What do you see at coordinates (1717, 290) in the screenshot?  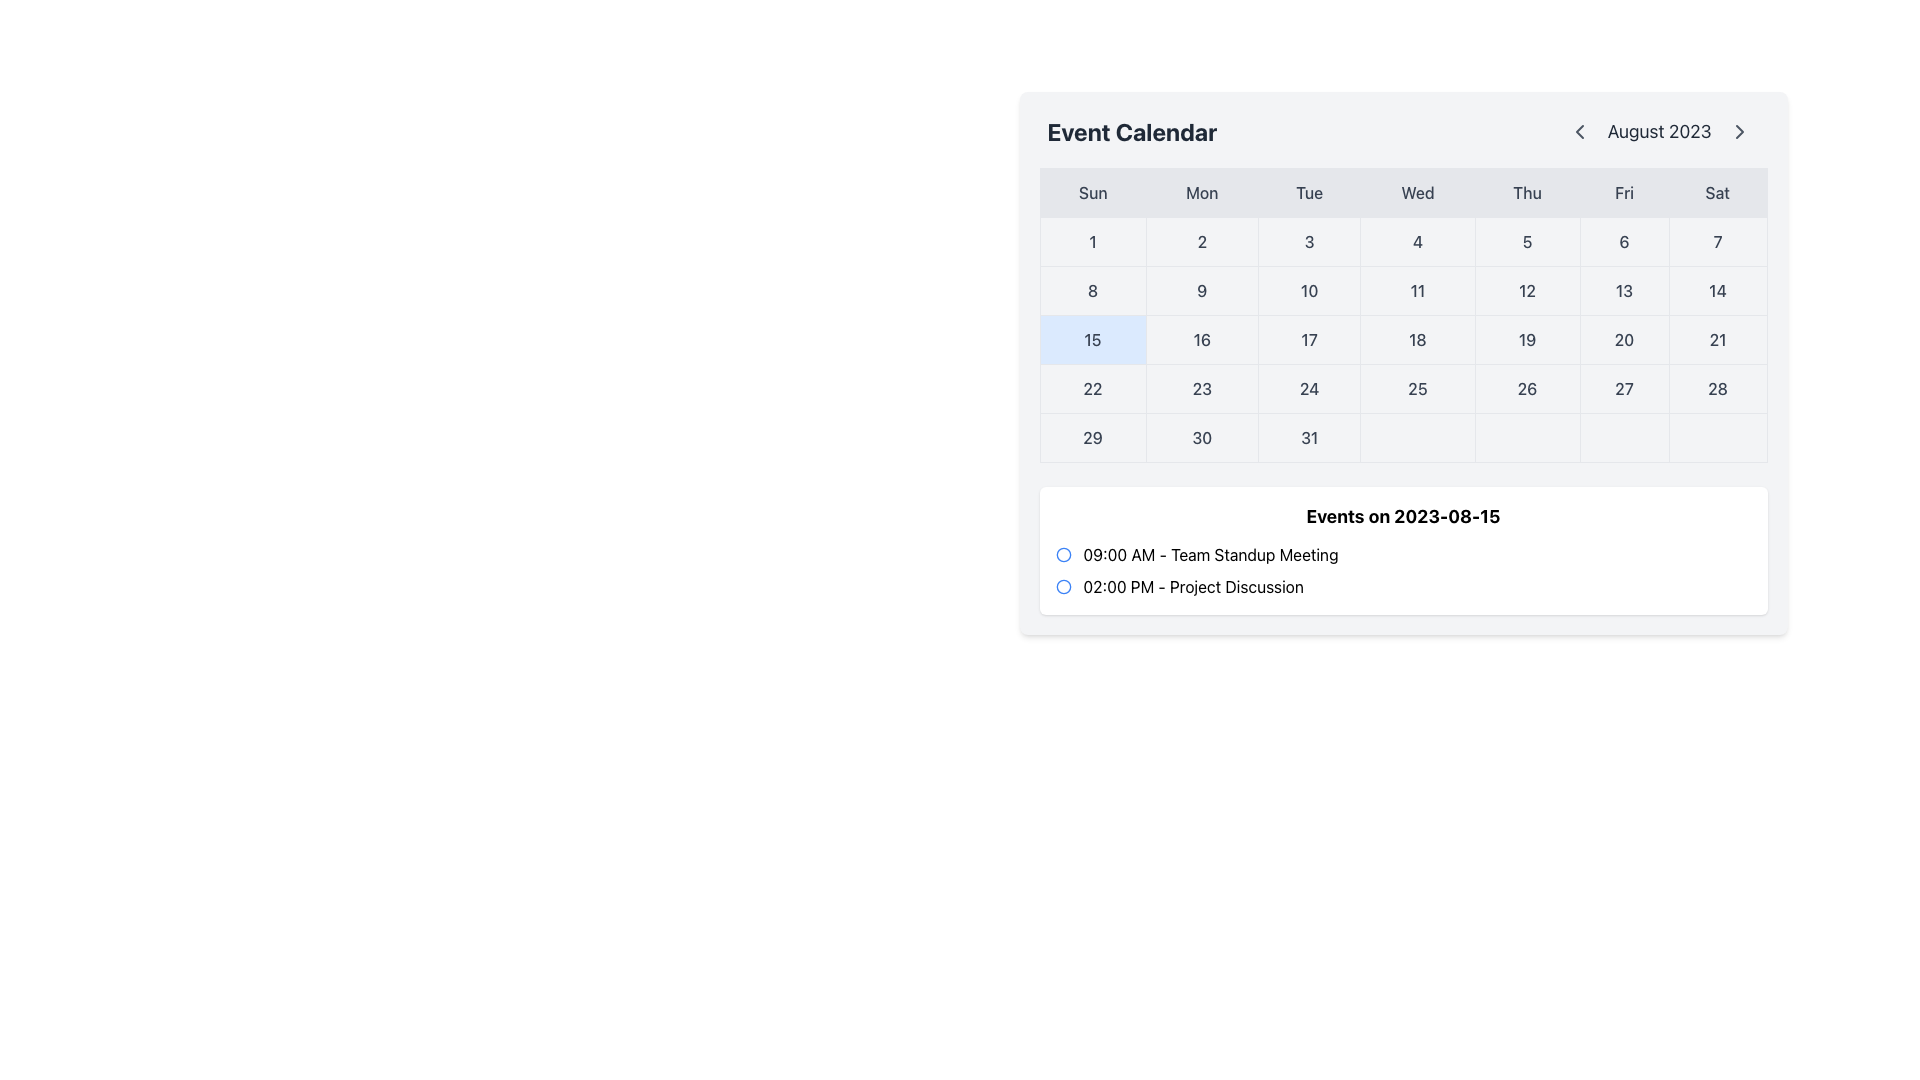 I see `the Calendar Day Cell representing the 14th day of the month` at bounding box center [1717, 290].